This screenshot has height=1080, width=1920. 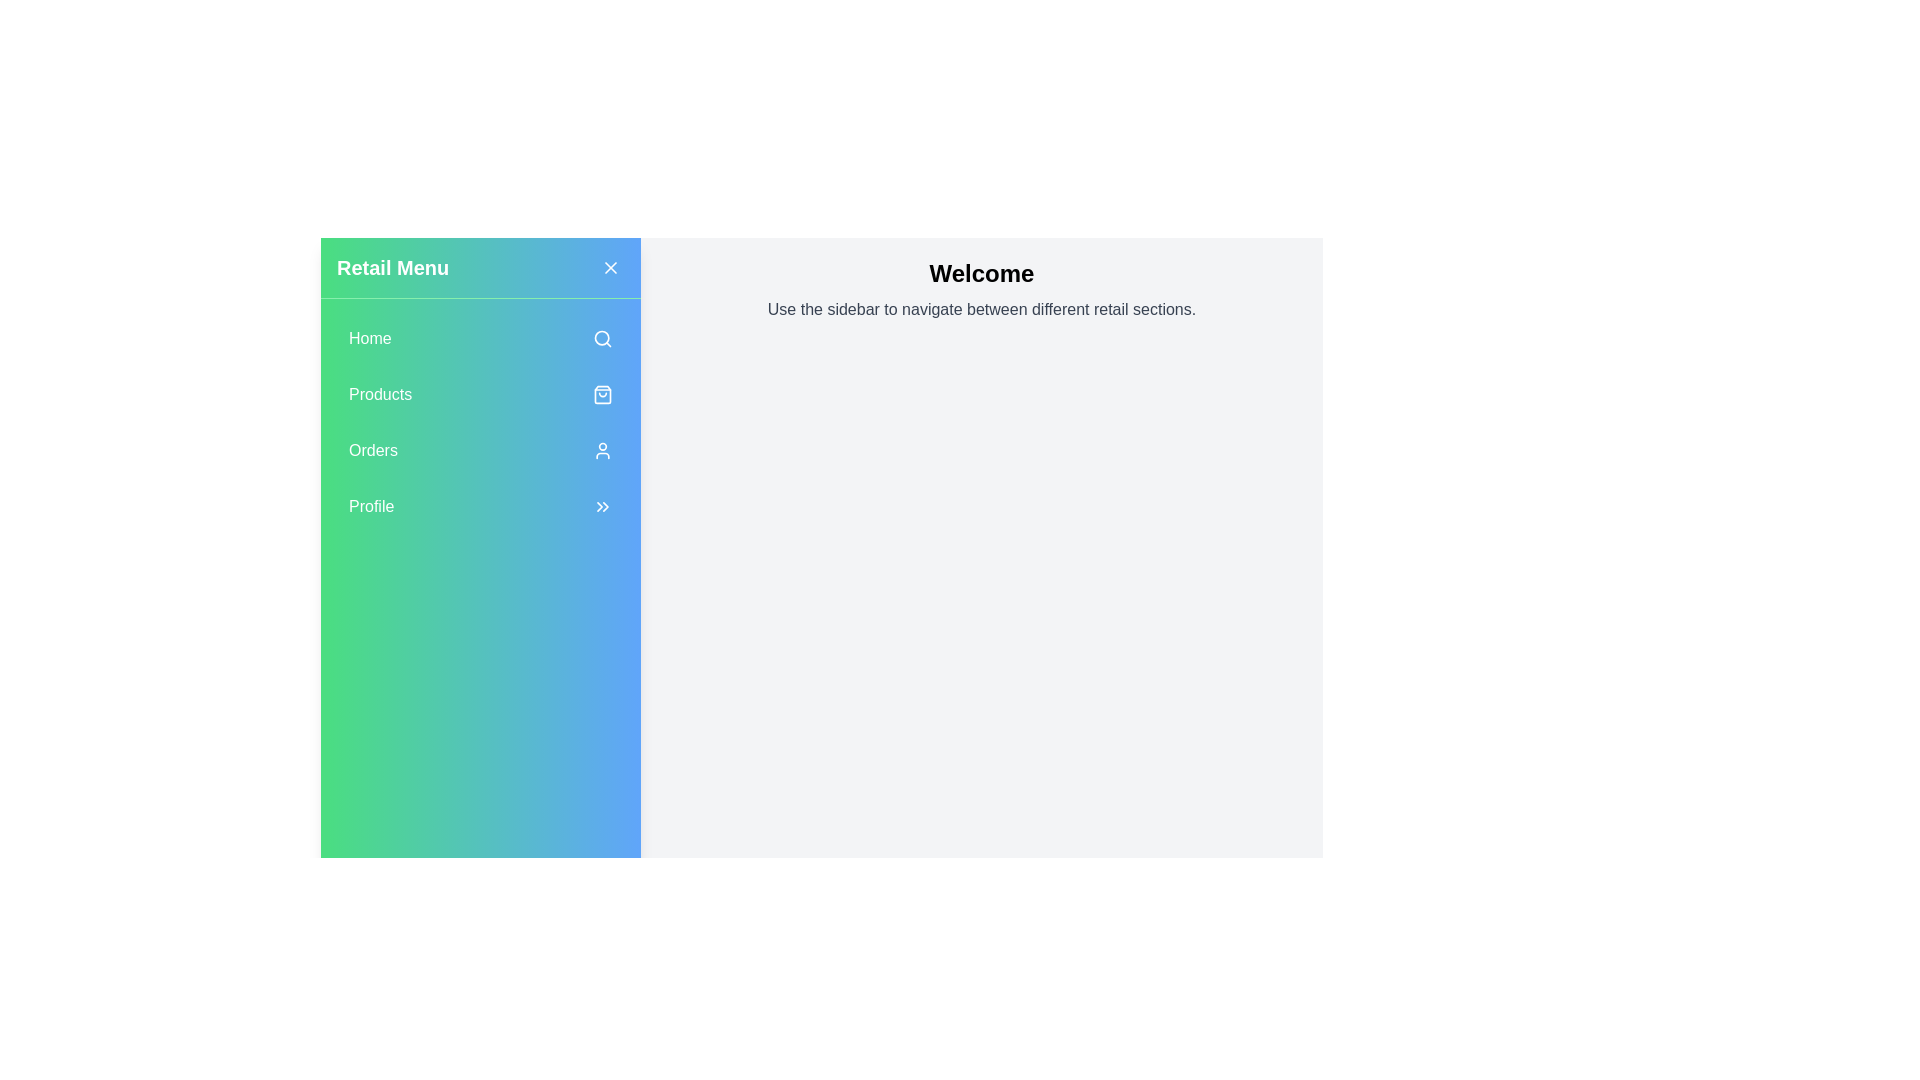 What do you see at coordinates (982, 273) in the screenshot?
I see `the title or greeting text element that introduces the content, positioned at the top of the central area of the interface` at bounding box center [982, 273].